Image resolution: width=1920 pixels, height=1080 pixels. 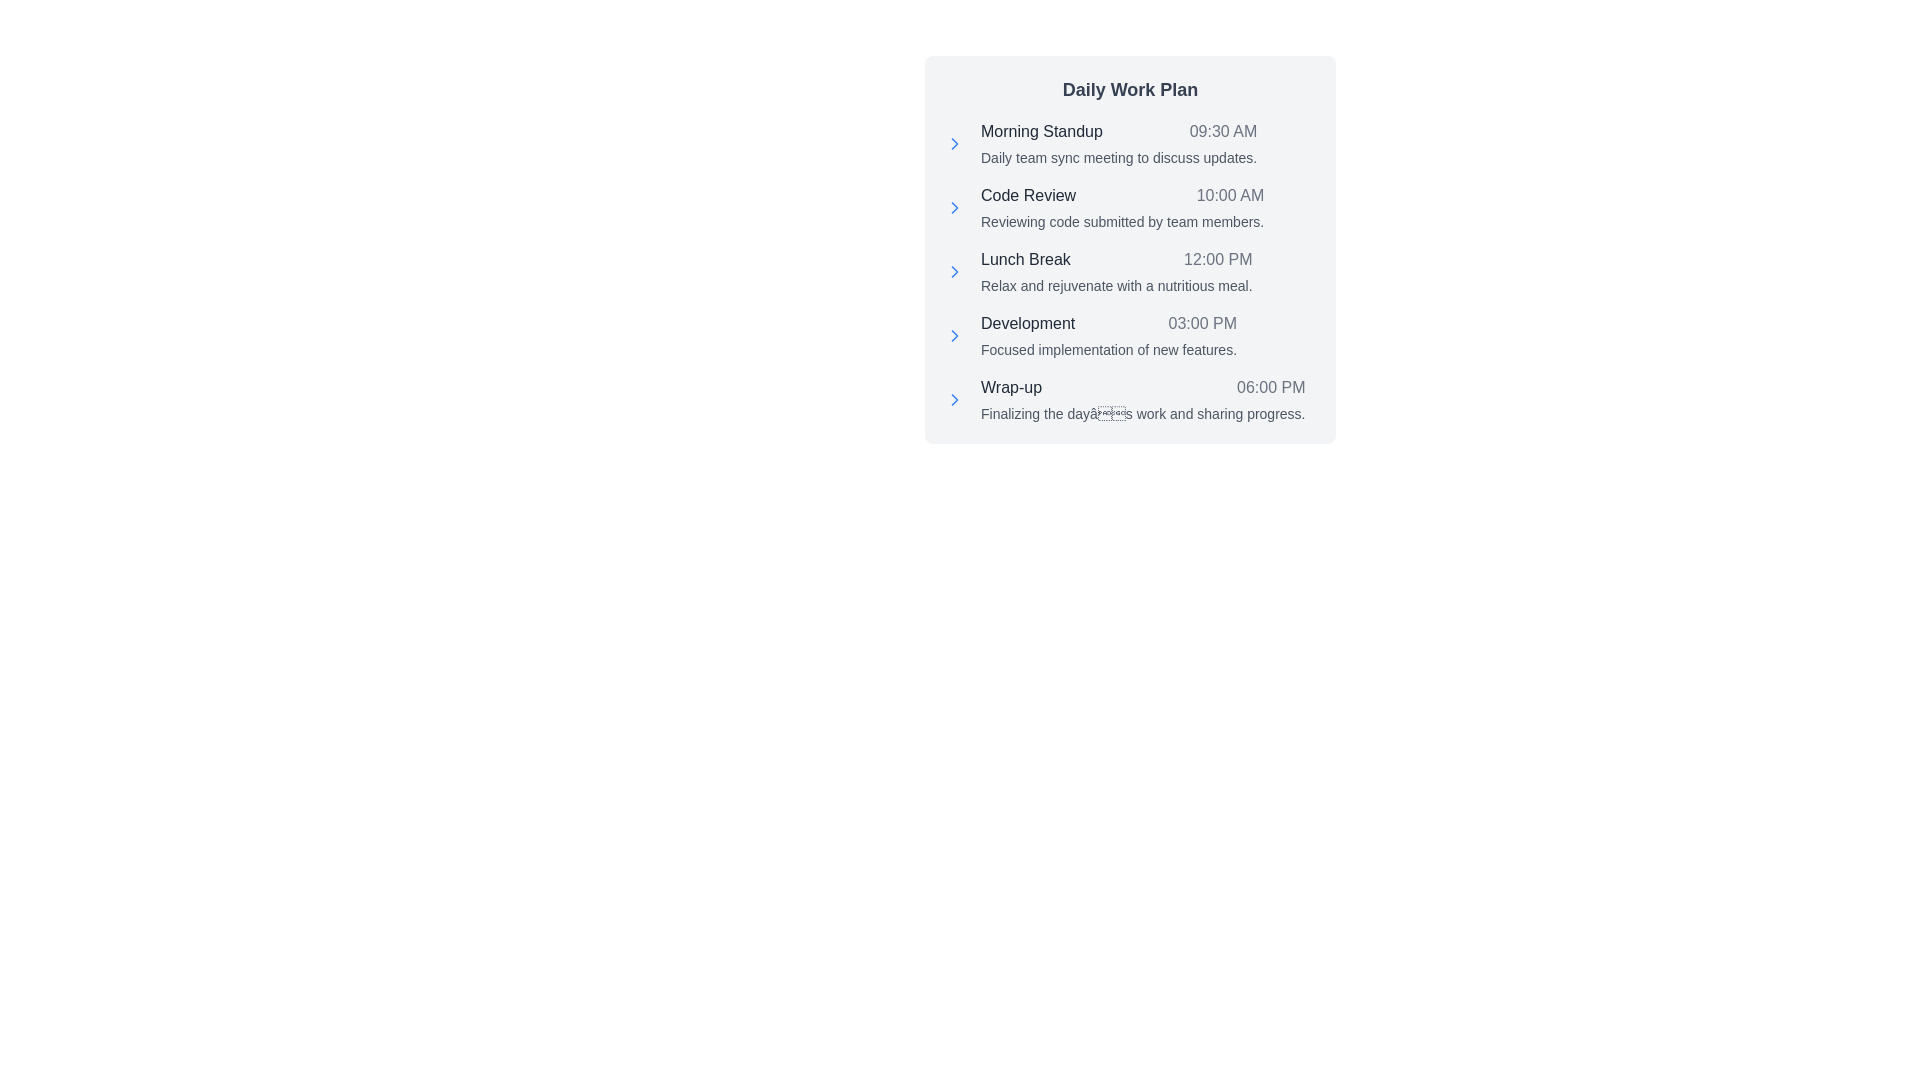 I want to click on descriptive text that summarizes the purpose of the 'Wrap-up' activity, located underneath the 'Wrap-up' title and time '06:00 PM', so click(x=1143, y=412).